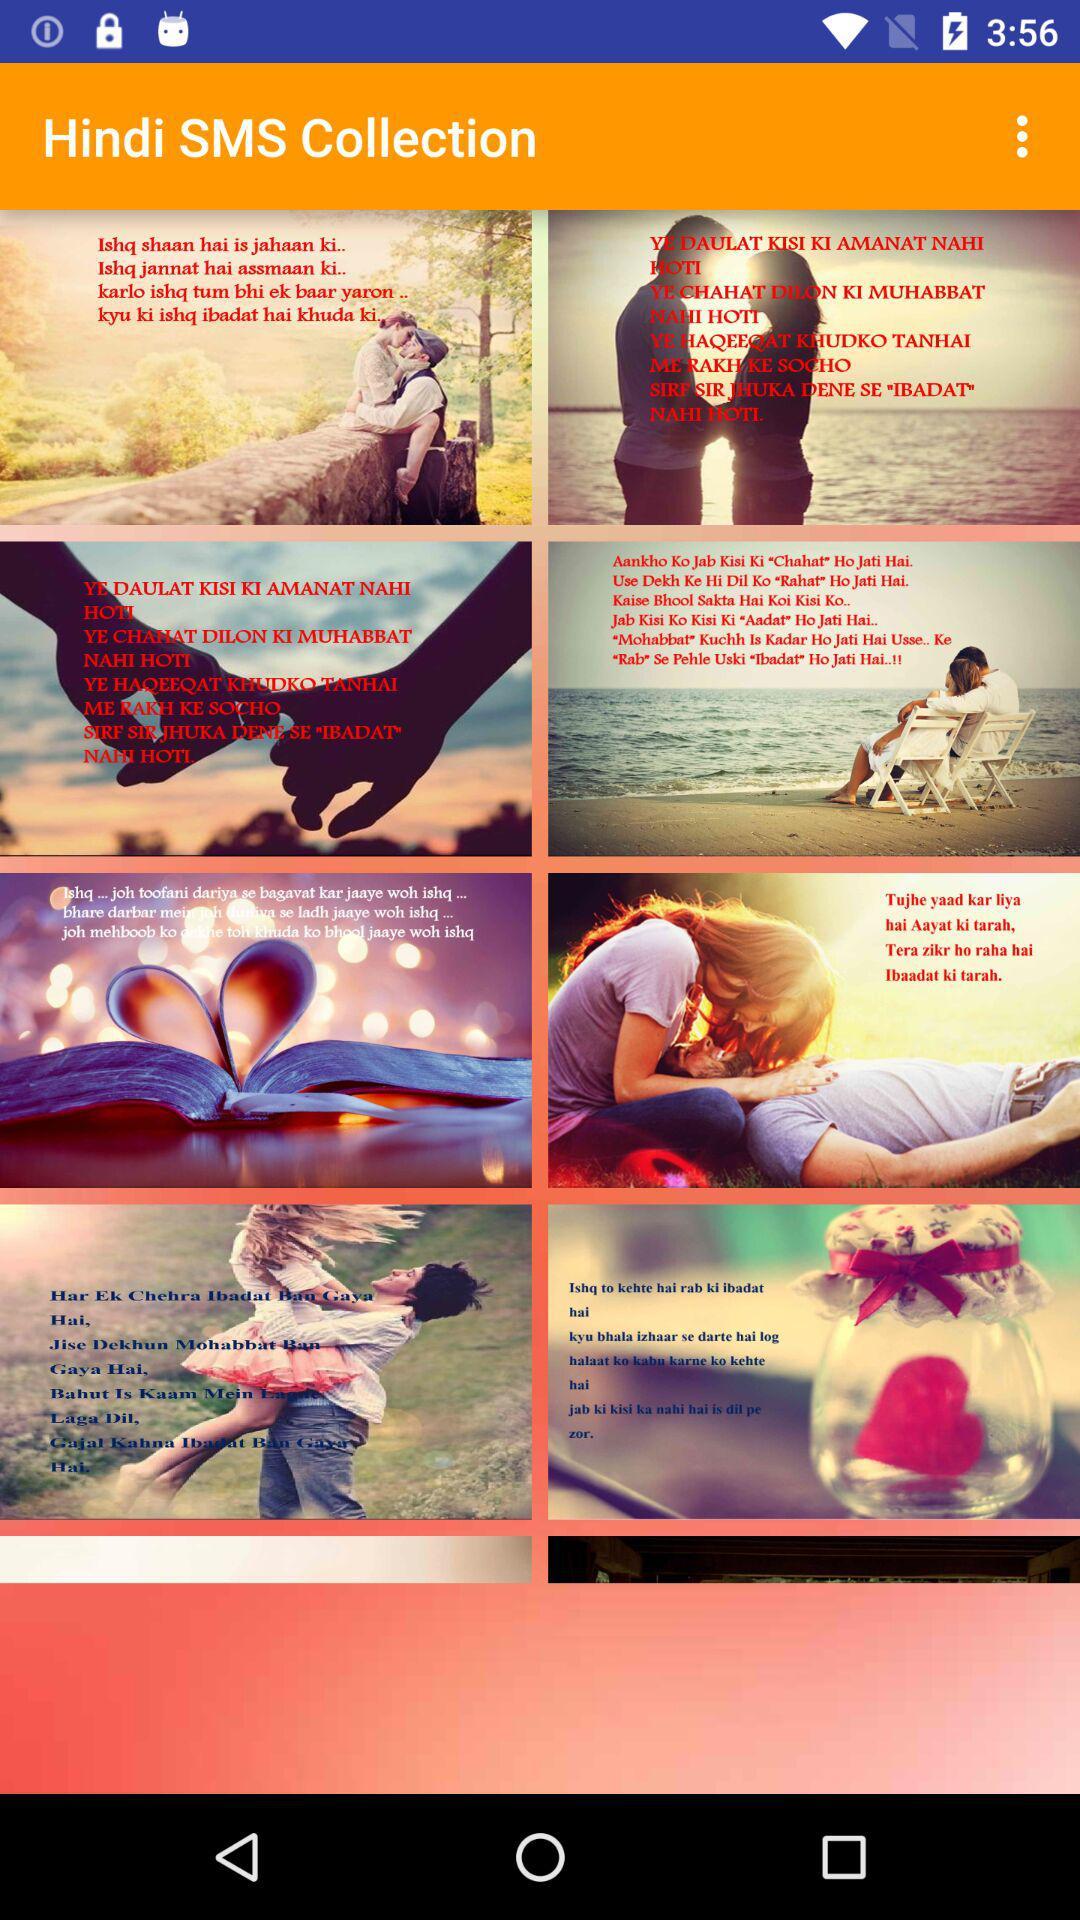 This screenshot has width=1080, height=1920. What do you see at coordinates (1027, 135) in the screenshot?
I see `the icon next to hindi sms collection app` at bounding box center [1027, 135].